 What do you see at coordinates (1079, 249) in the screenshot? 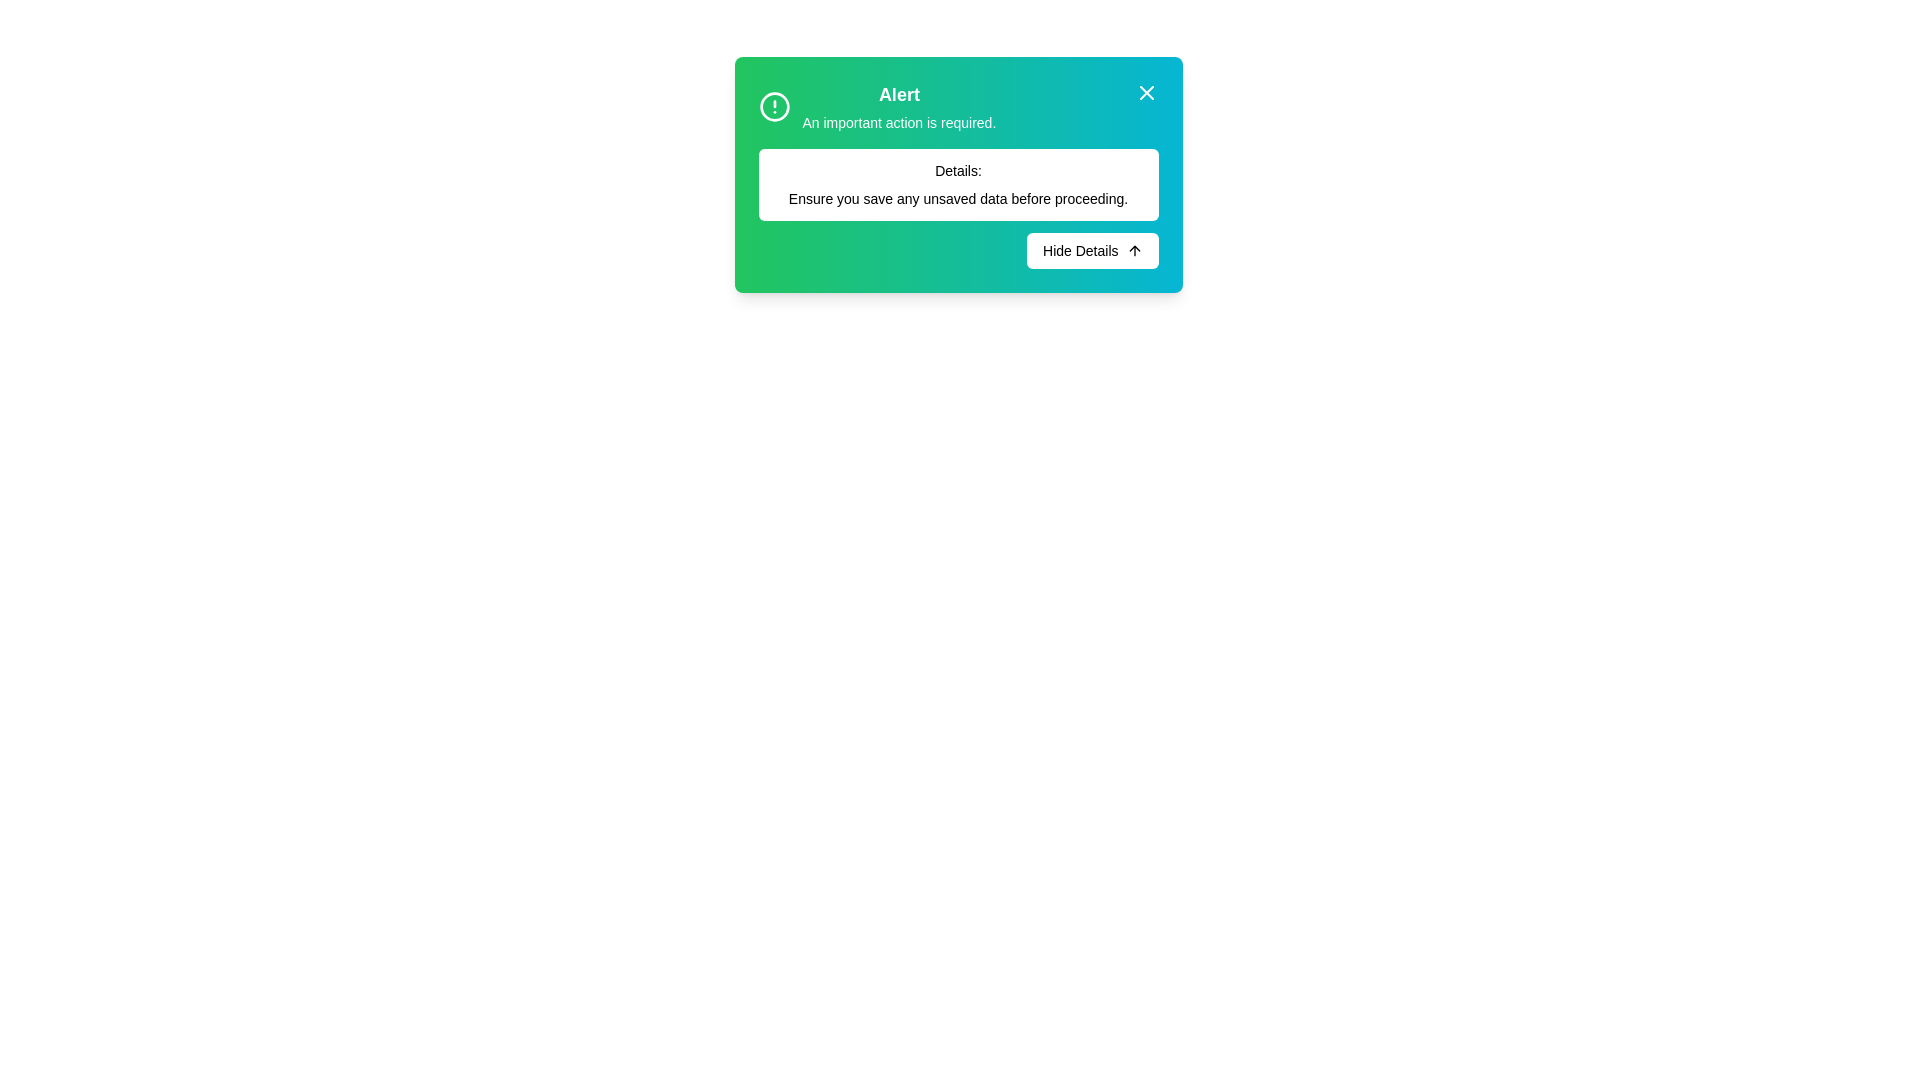
I see `the 'Hide Details' text label within the button that collapses additional information, located in the lower-right section of a modal dialog box` at bounding box center [1079, 249].